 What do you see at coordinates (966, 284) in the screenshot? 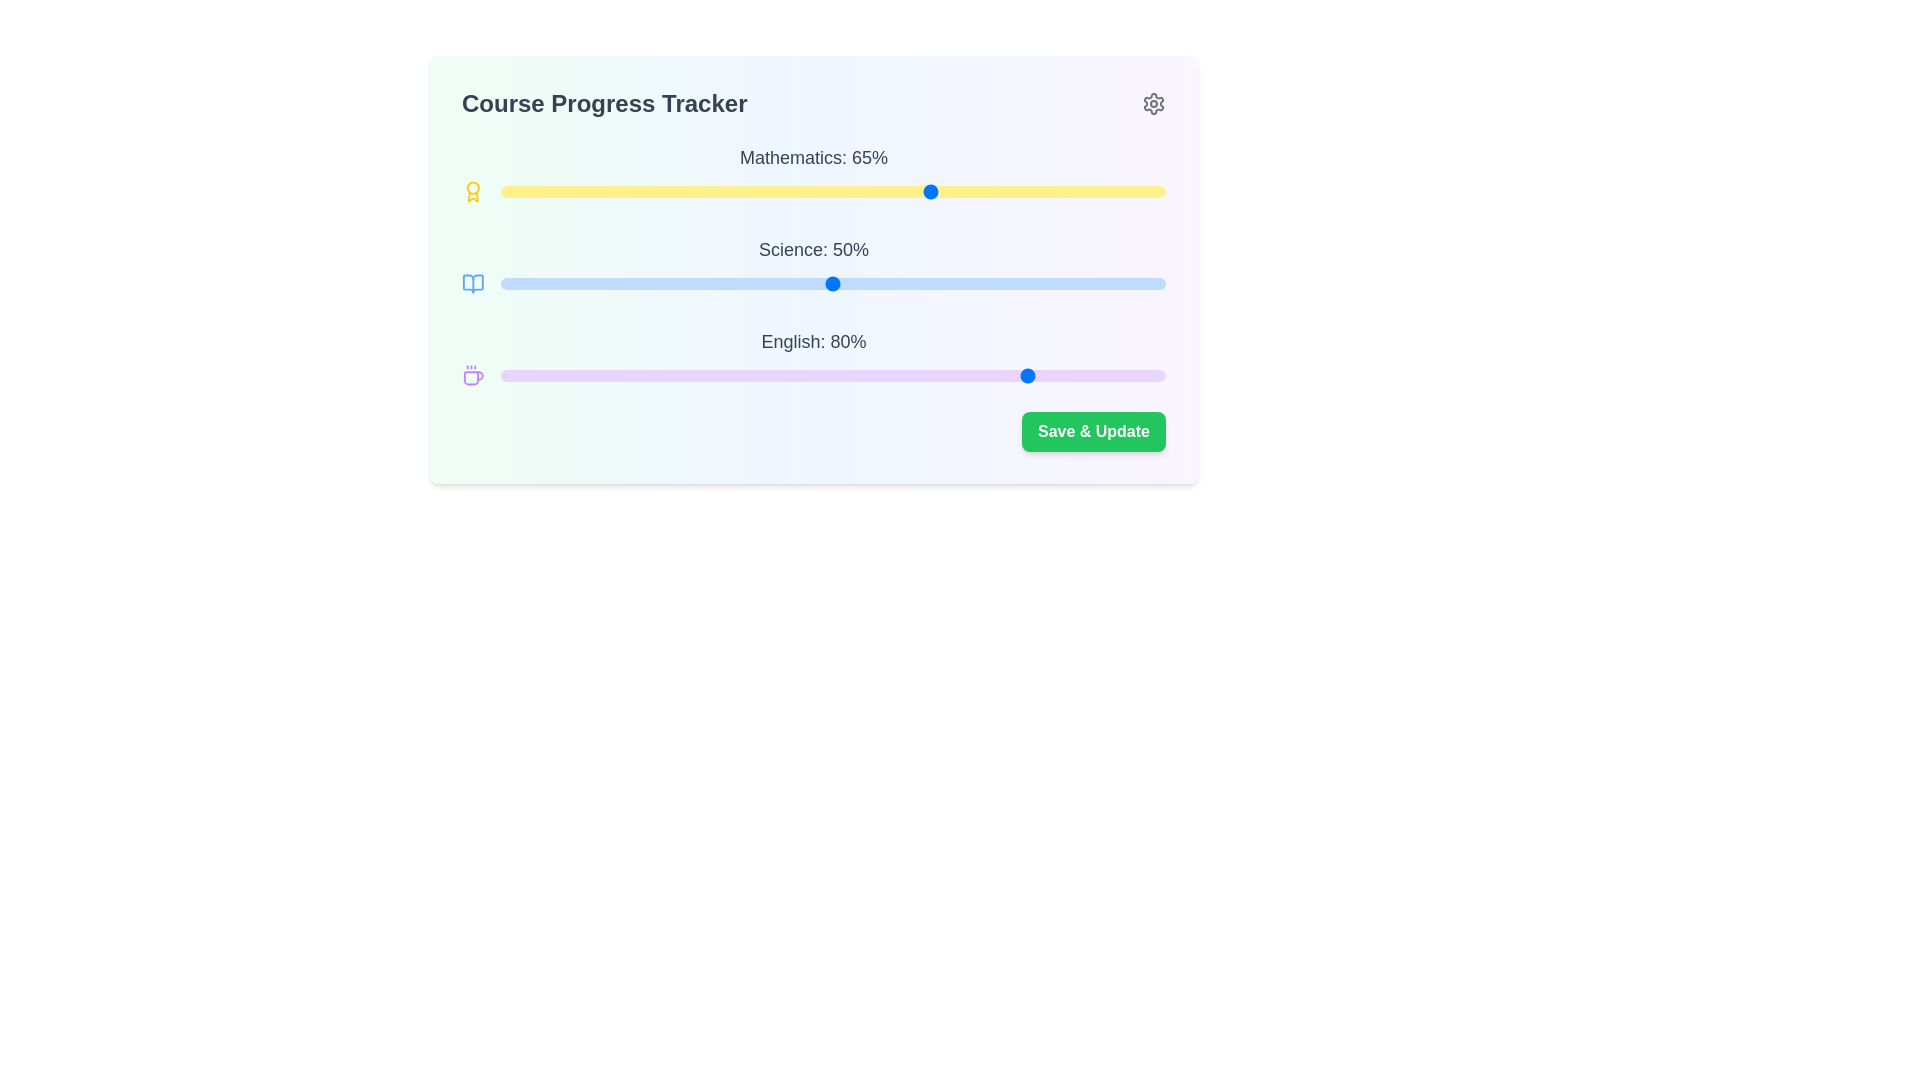
I see `the Science progress slider` at bounding box center [966, 284].